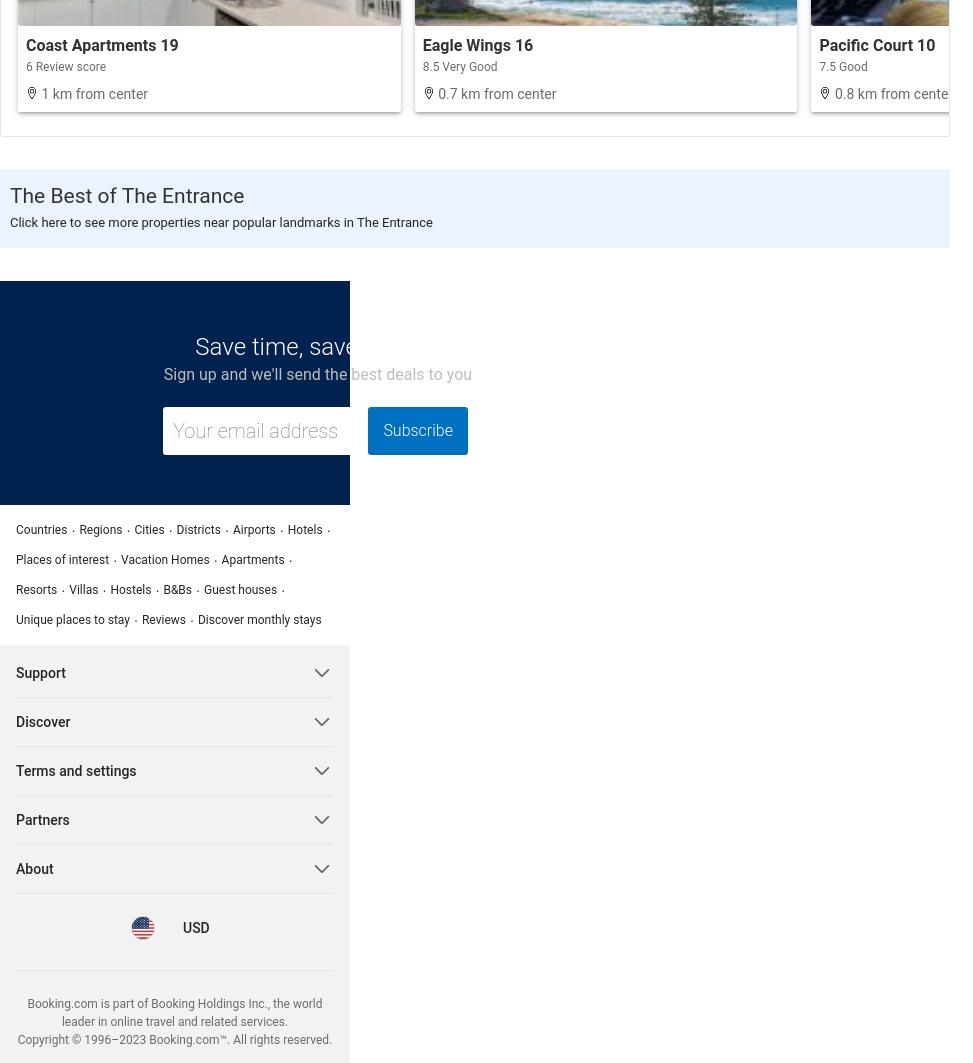  Describe the element at coordinates (477, 45) in the screenshot. I see `'Eagle Wings 16'` at that location.